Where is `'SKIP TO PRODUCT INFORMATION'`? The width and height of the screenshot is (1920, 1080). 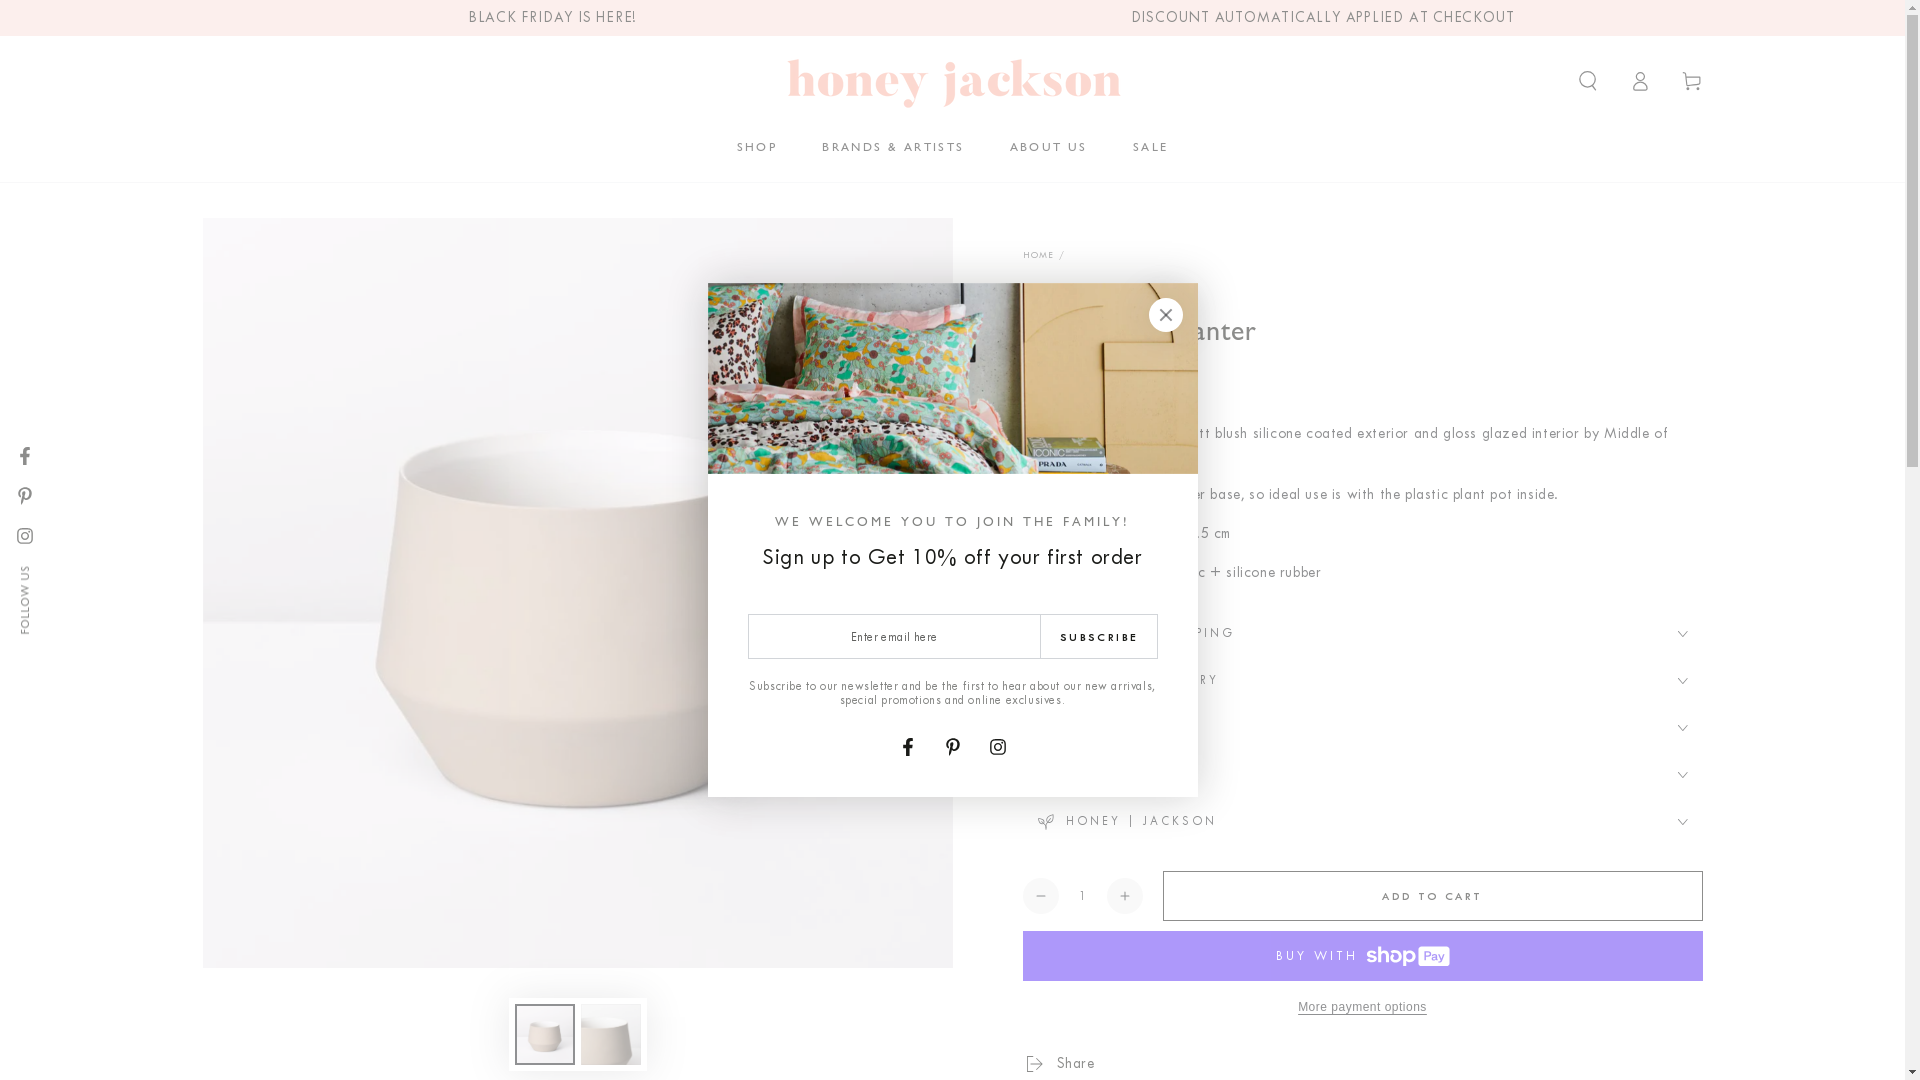
'SKIP TO PRODUCT INFORMATION' is located at coordinates (321, 241).